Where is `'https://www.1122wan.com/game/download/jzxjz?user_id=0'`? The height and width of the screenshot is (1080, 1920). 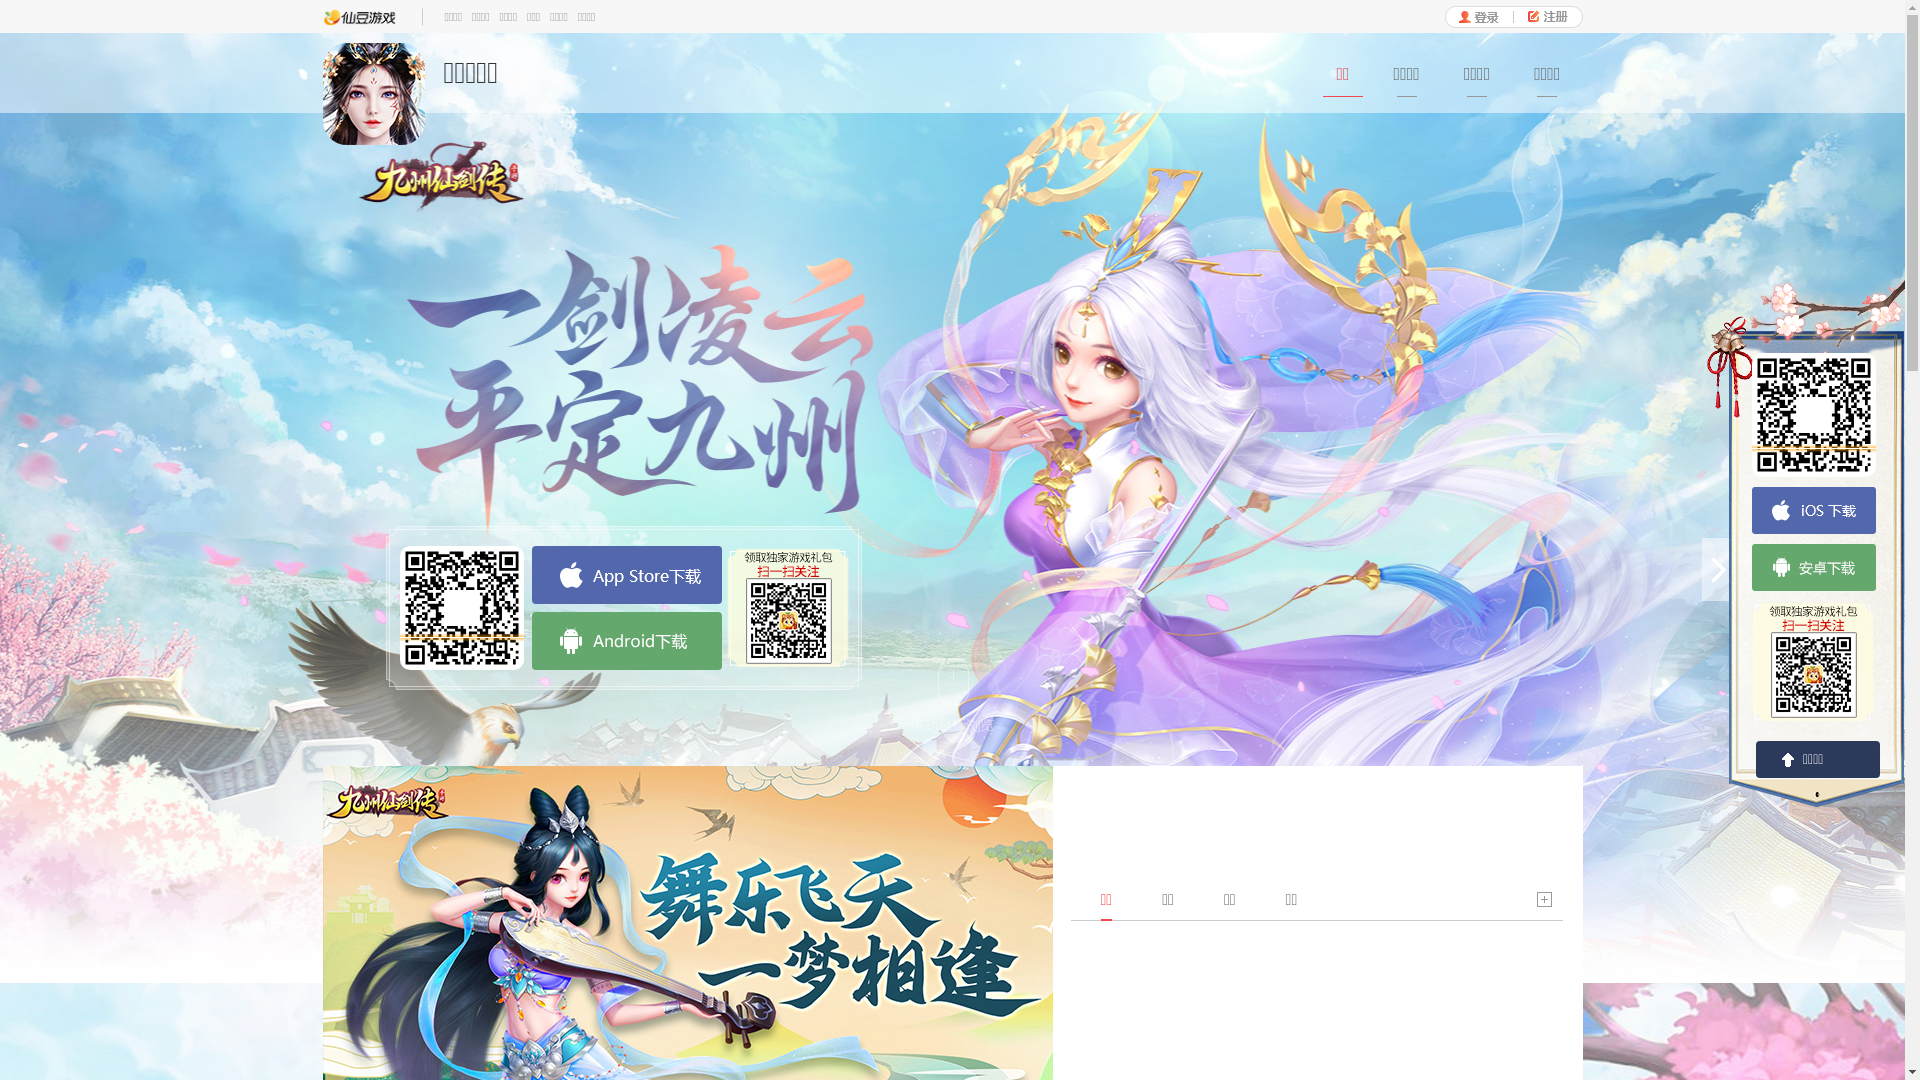
'https://www.1122wan.com/game/download/jzxjz?user_id=0' is located at coordinates (399, 607).